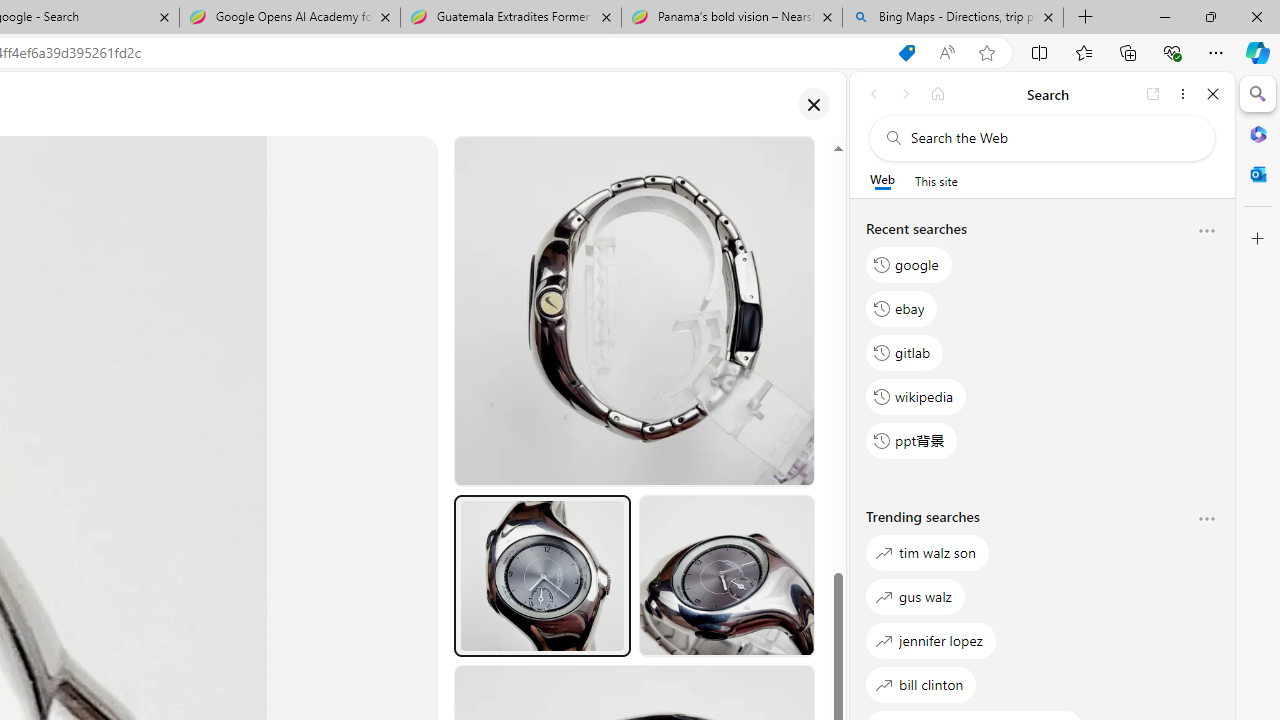  What do you see at coordinates (920, 683) in the screenshot?
I see `'bill clinton'` at bounding box center [920, 683].